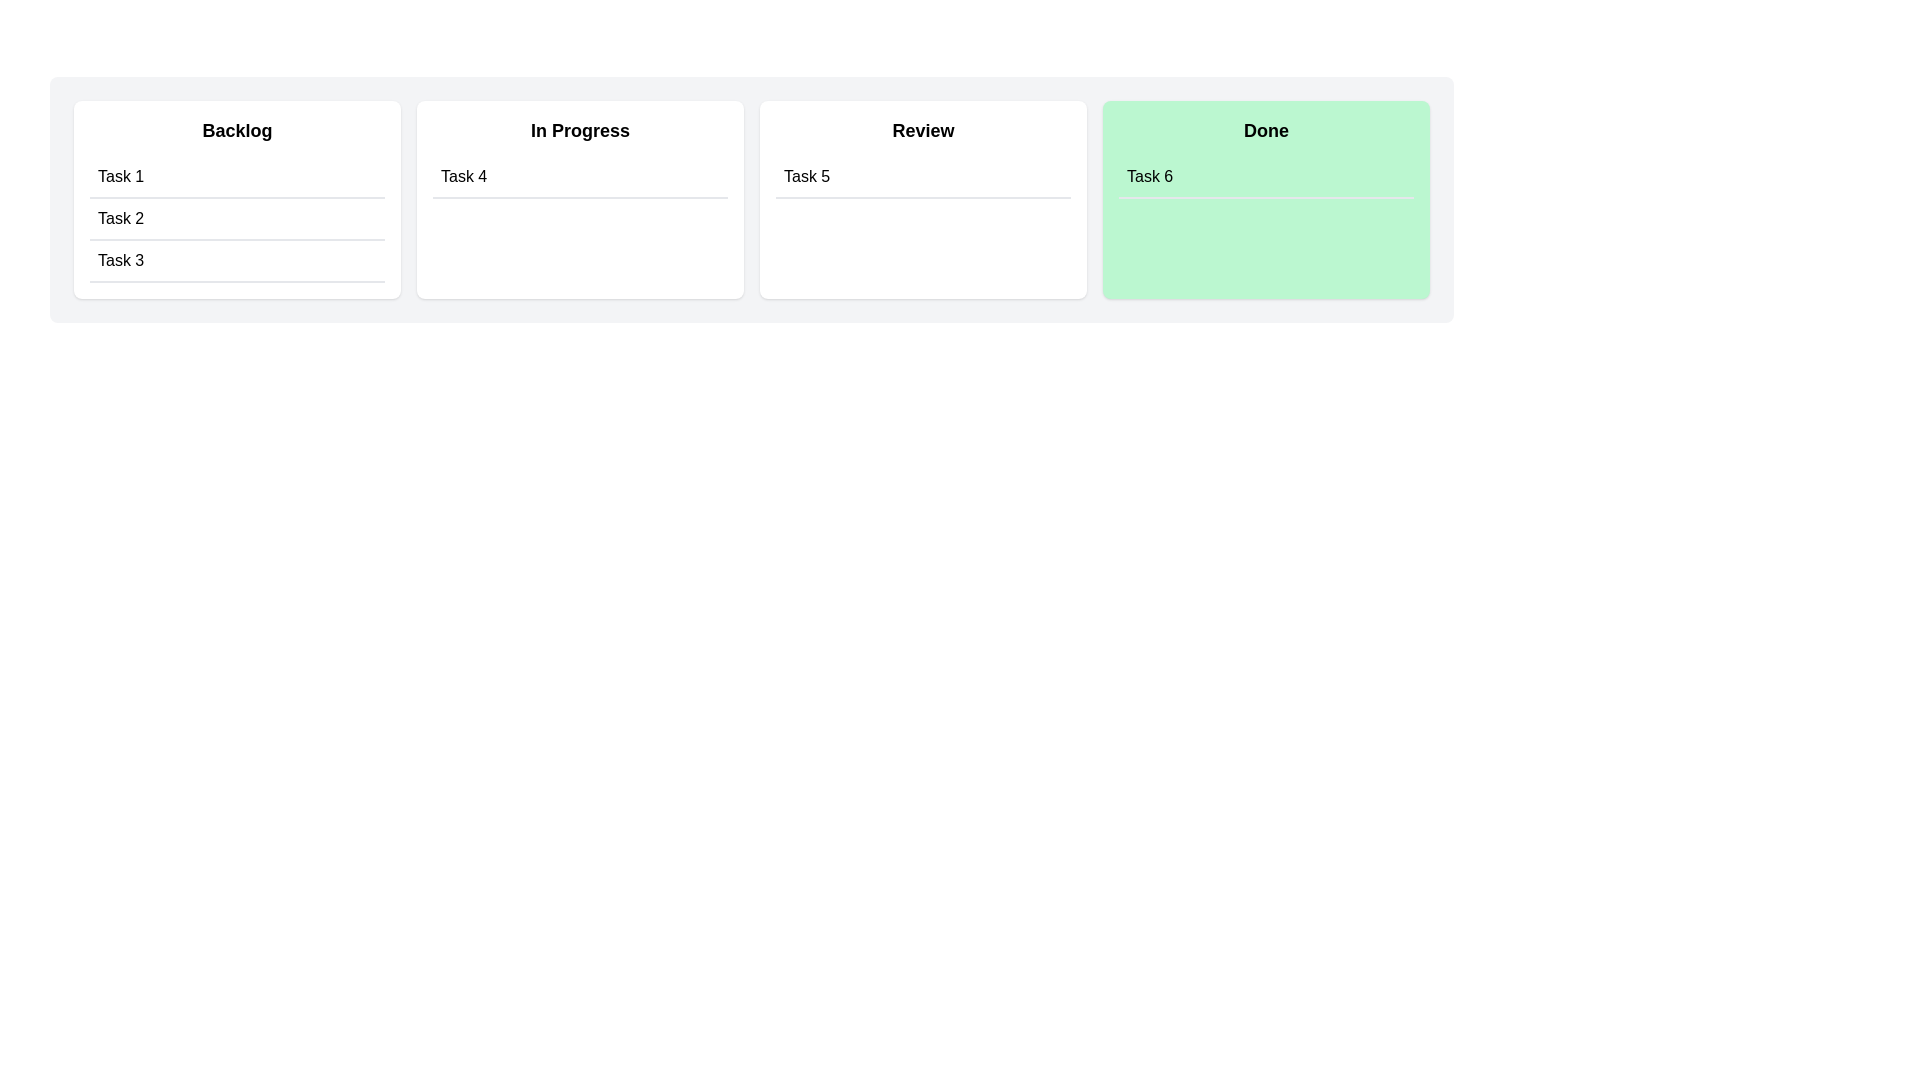 This screenshot has height=1080, width=1920. What do you see at coordinates (579, 200) in the screenshot?
I see `the column titled In Progress to inspect its items` at bounding box center [579, 200].